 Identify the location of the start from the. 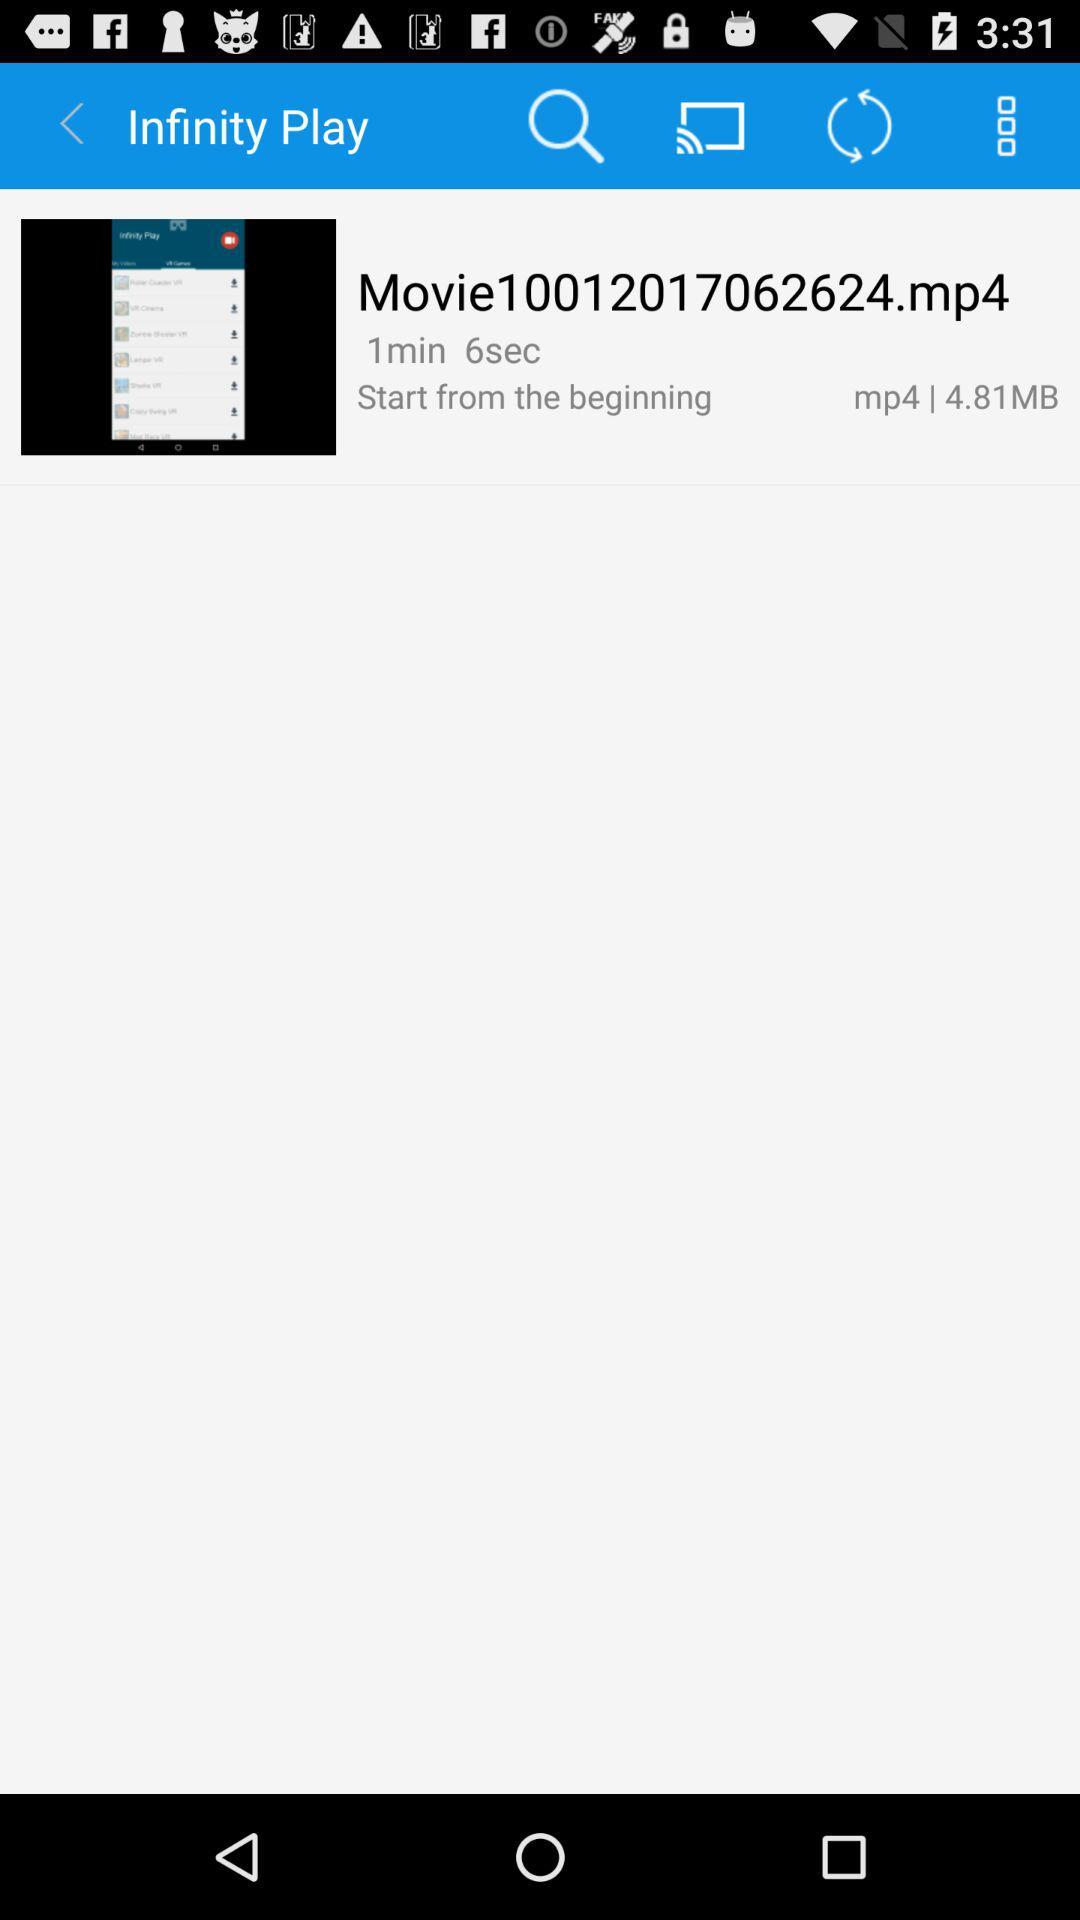
(593, 395).